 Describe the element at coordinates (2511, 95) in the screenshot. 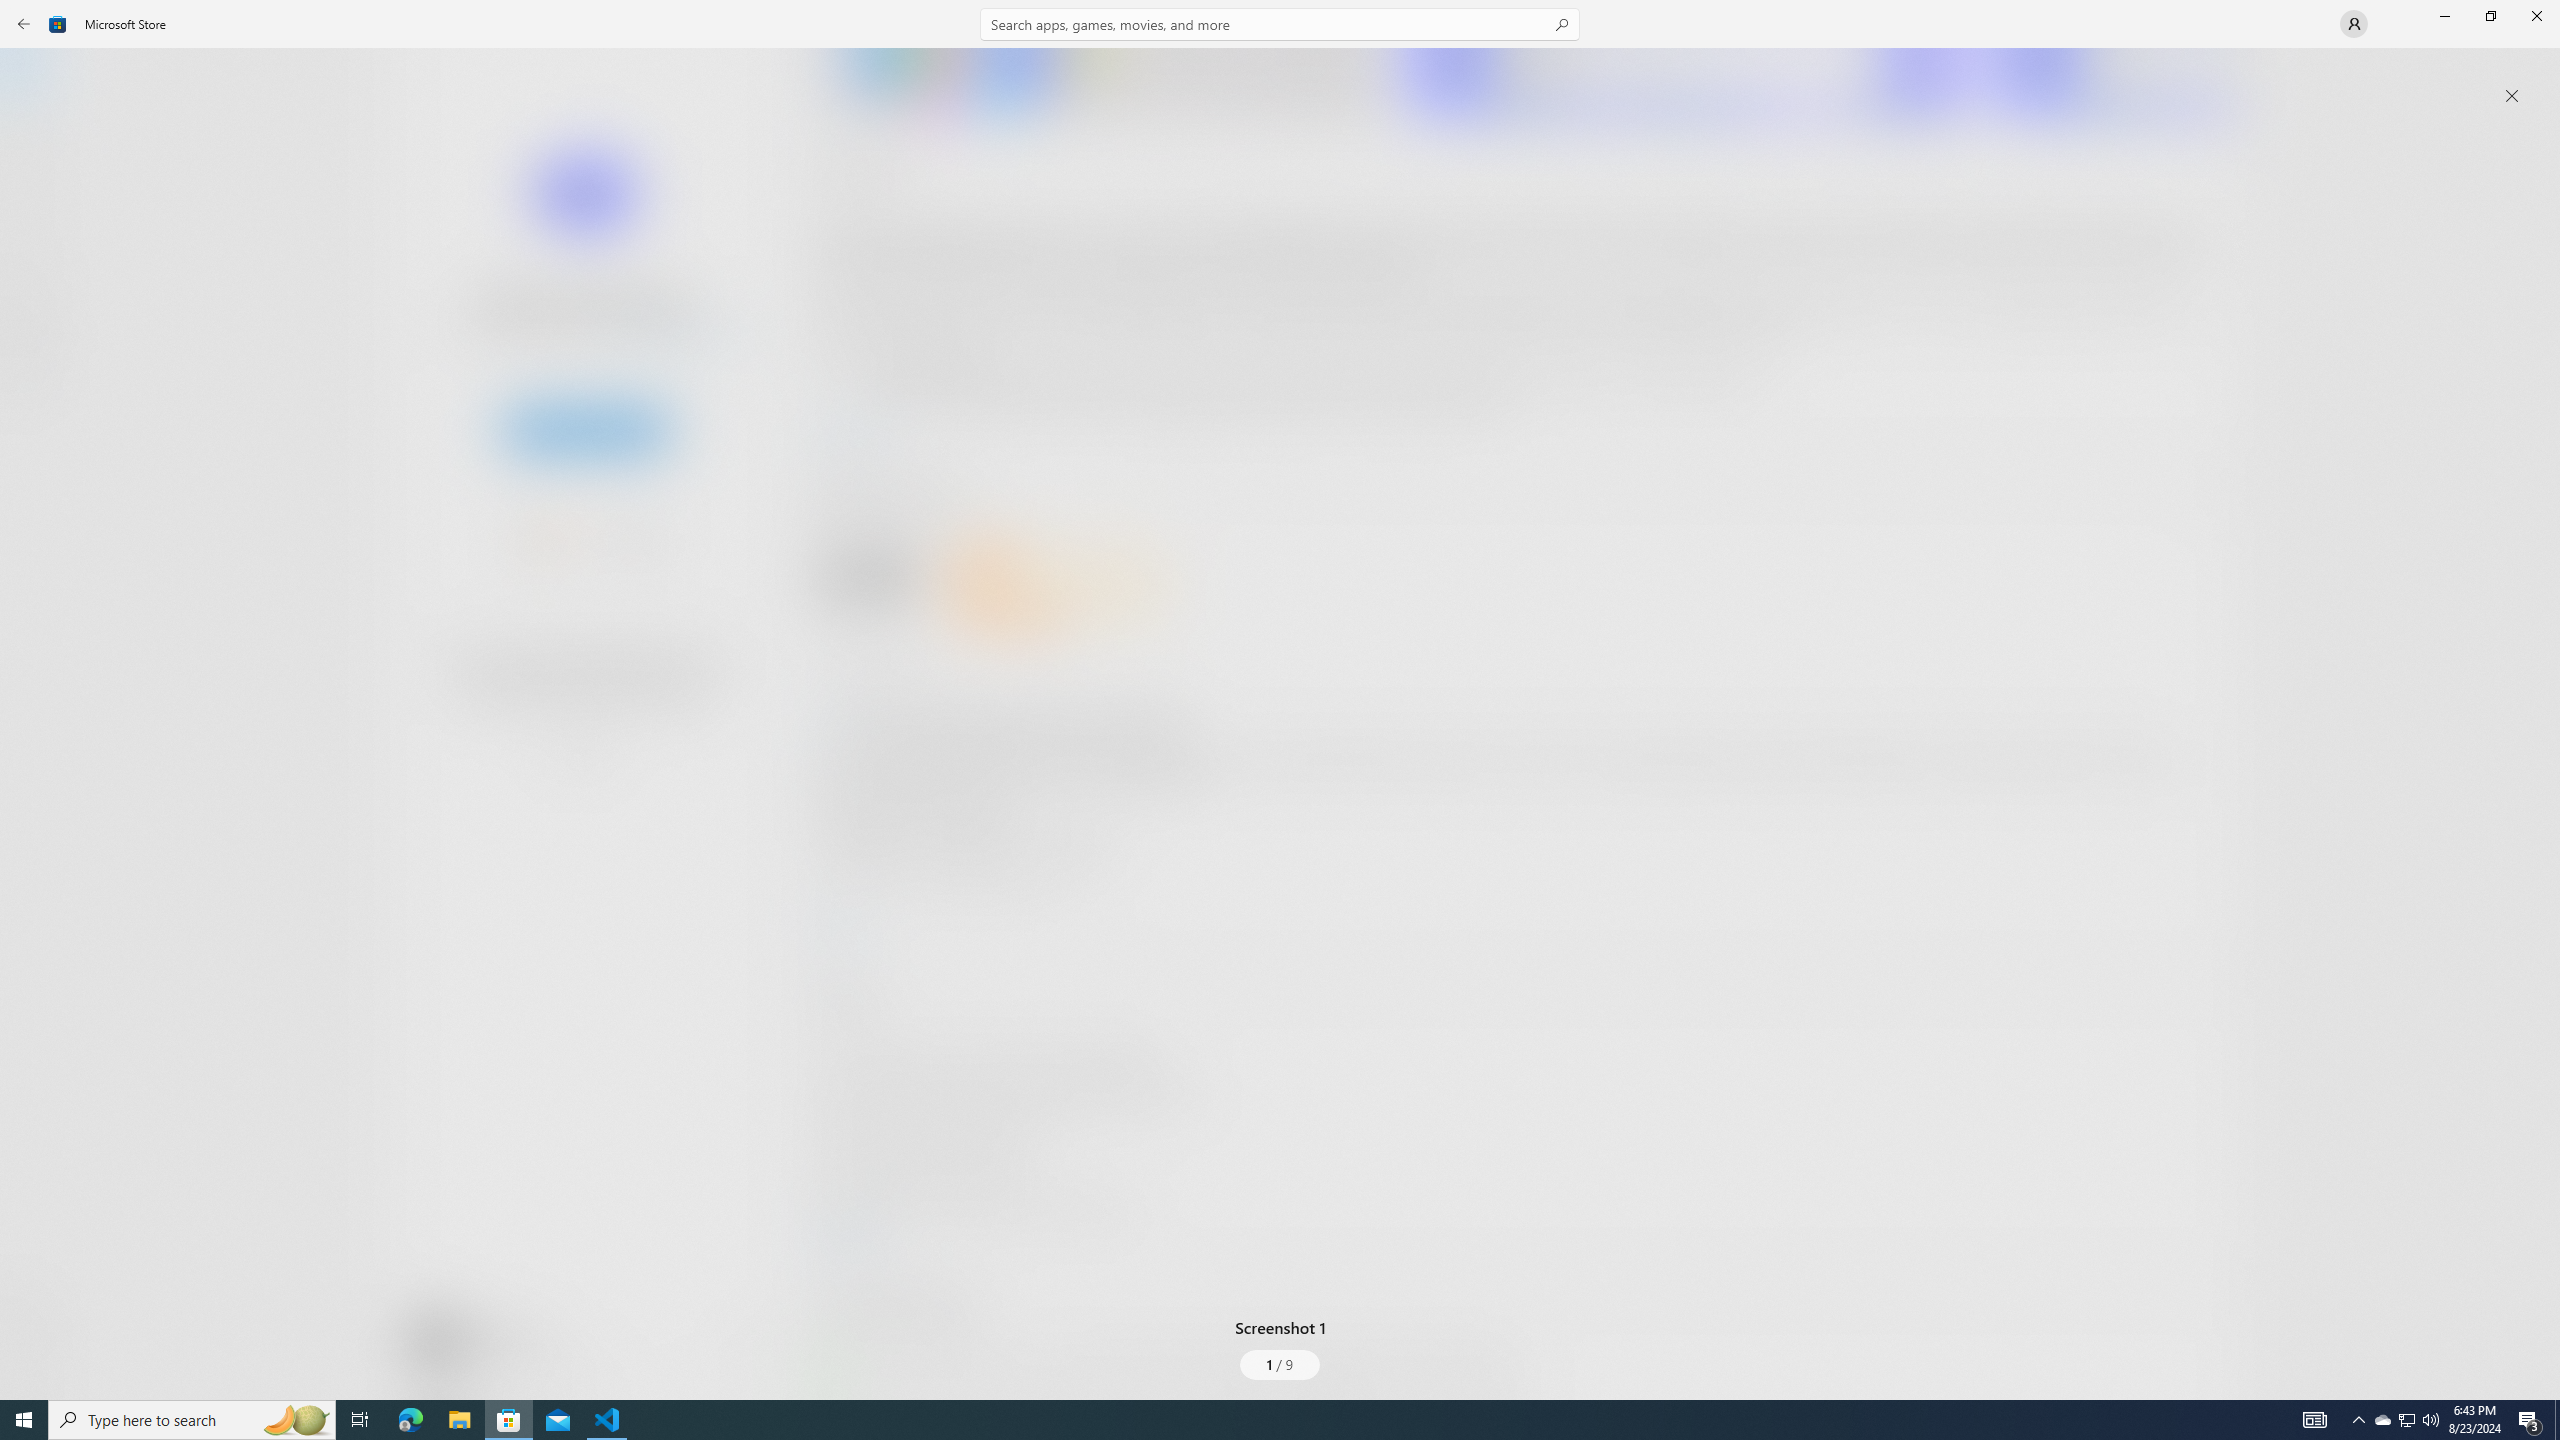

I see `'close popup window'` at that location.